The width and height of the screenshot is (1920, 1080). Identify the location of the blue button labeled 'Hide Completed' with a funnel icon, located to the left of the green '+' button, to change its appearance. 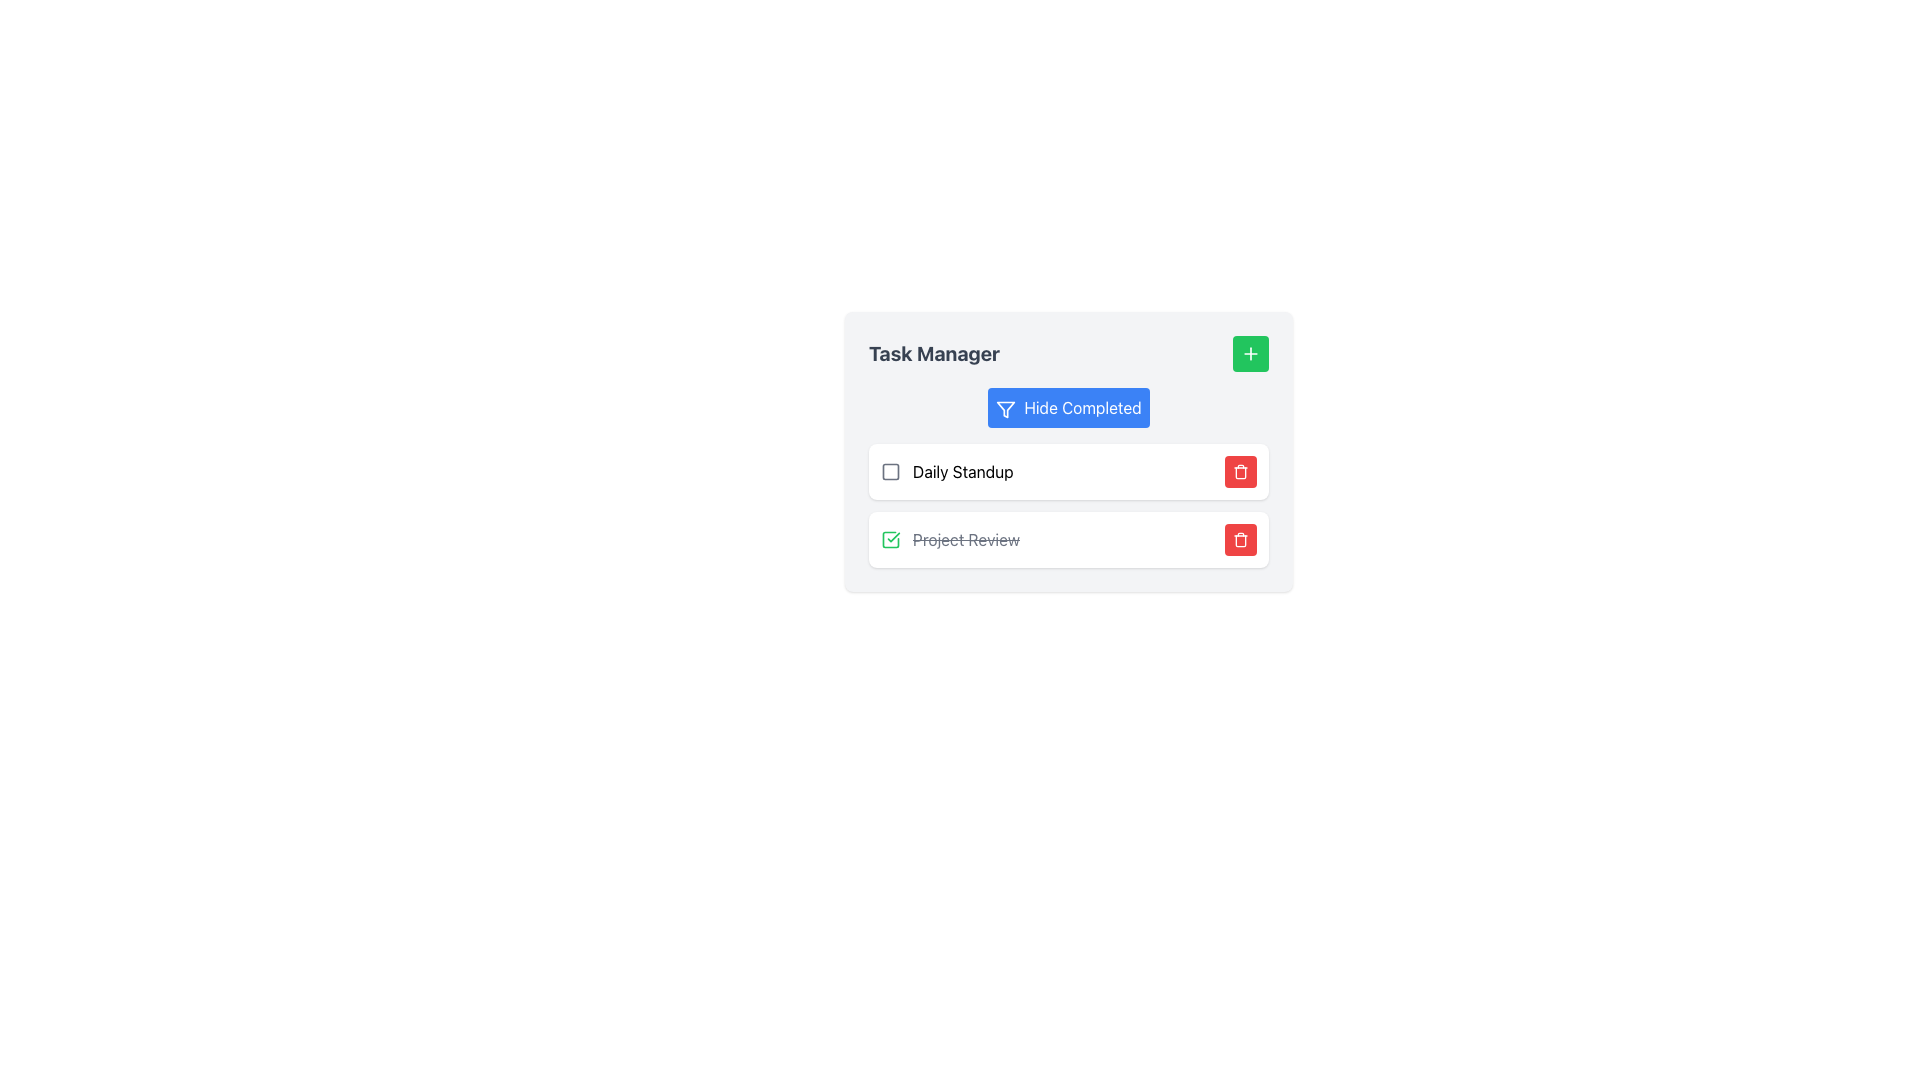
(1068, 407).